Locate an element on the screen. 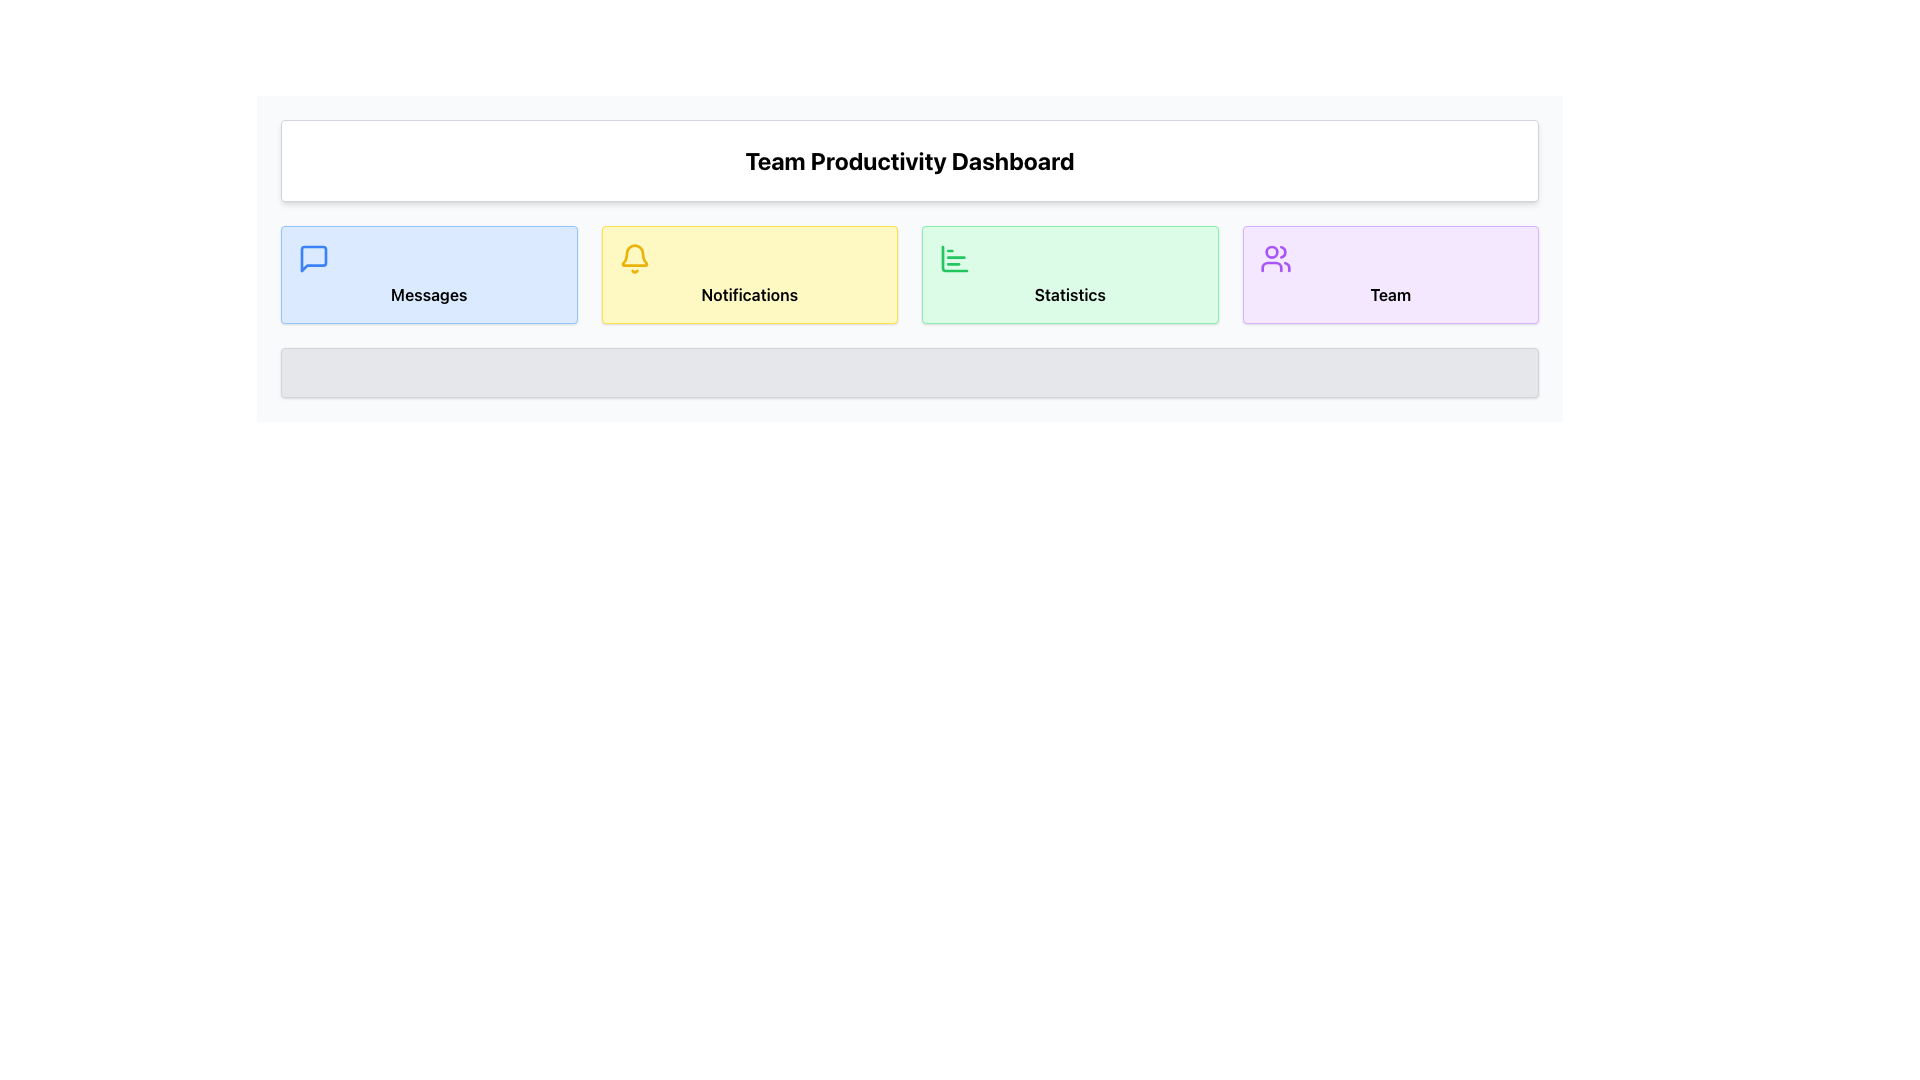  the 'Notifications' button in the grid below the 'Team Productivity Dashboard' heading by is located at coordinates (748, 274).